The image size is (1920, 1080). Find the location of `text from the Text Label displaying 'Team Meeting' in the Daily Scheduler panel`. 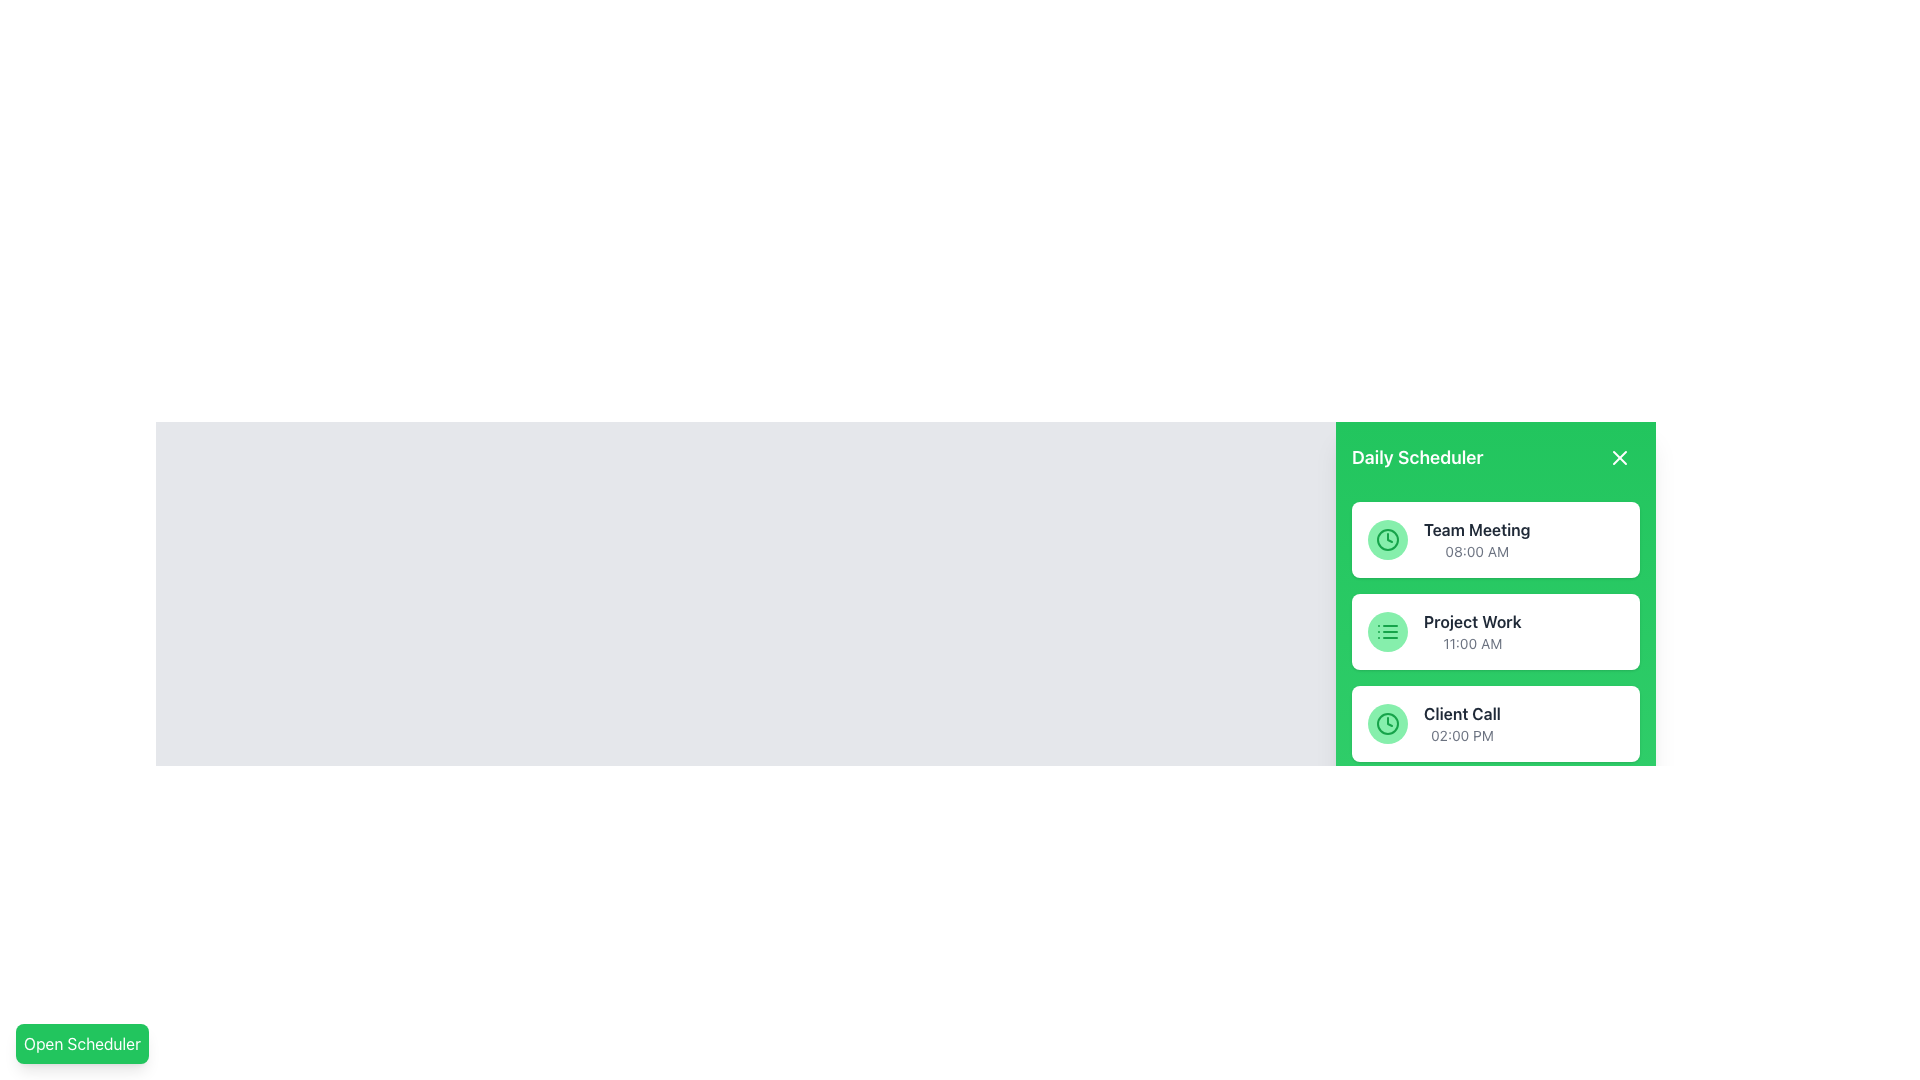

text from the Text Label displaying 'Team Meeting' in the Daily Scheduler panel is located at coordinates (1477, 528).